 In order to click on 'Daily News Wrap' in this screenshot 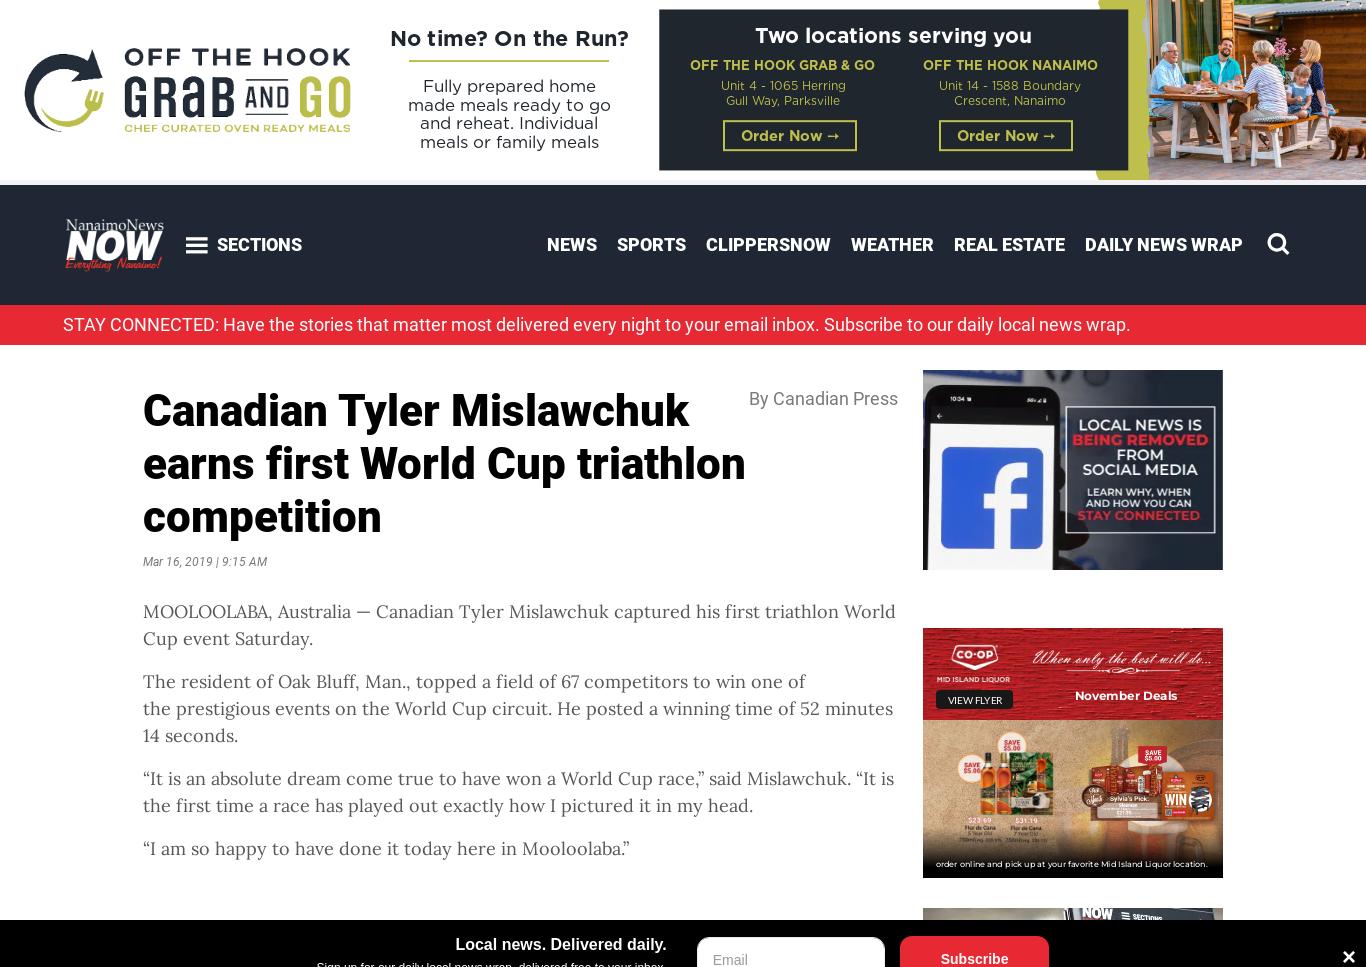, I will do `click(1163, 244)`.